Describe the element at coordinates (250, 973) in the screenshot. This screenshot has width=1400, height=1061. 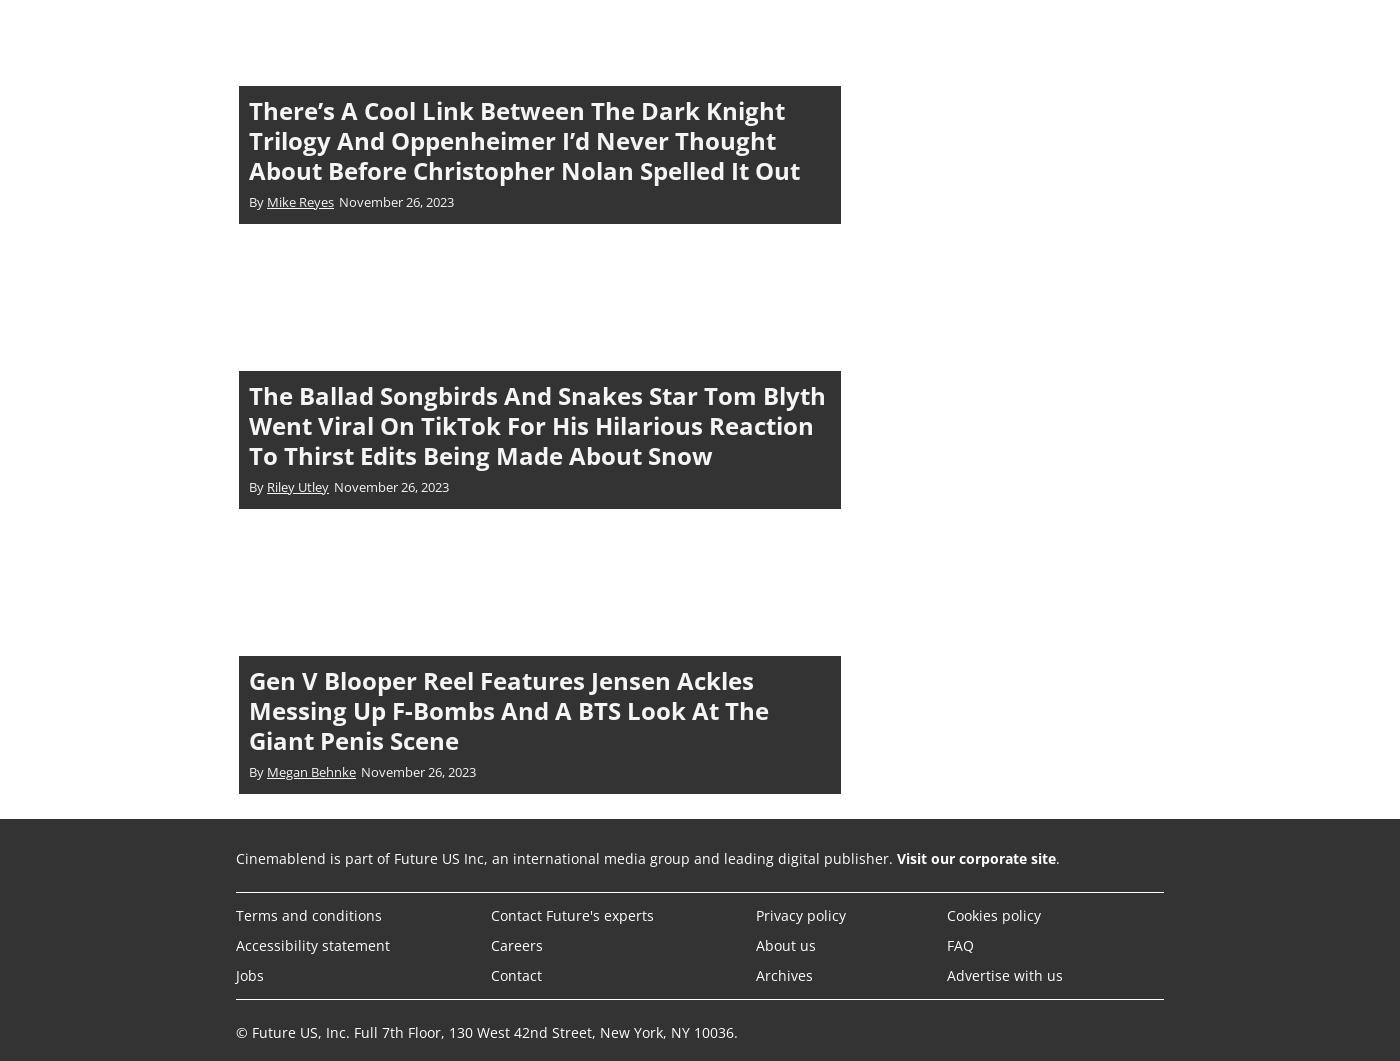
I see `'Jobs'` at that location.